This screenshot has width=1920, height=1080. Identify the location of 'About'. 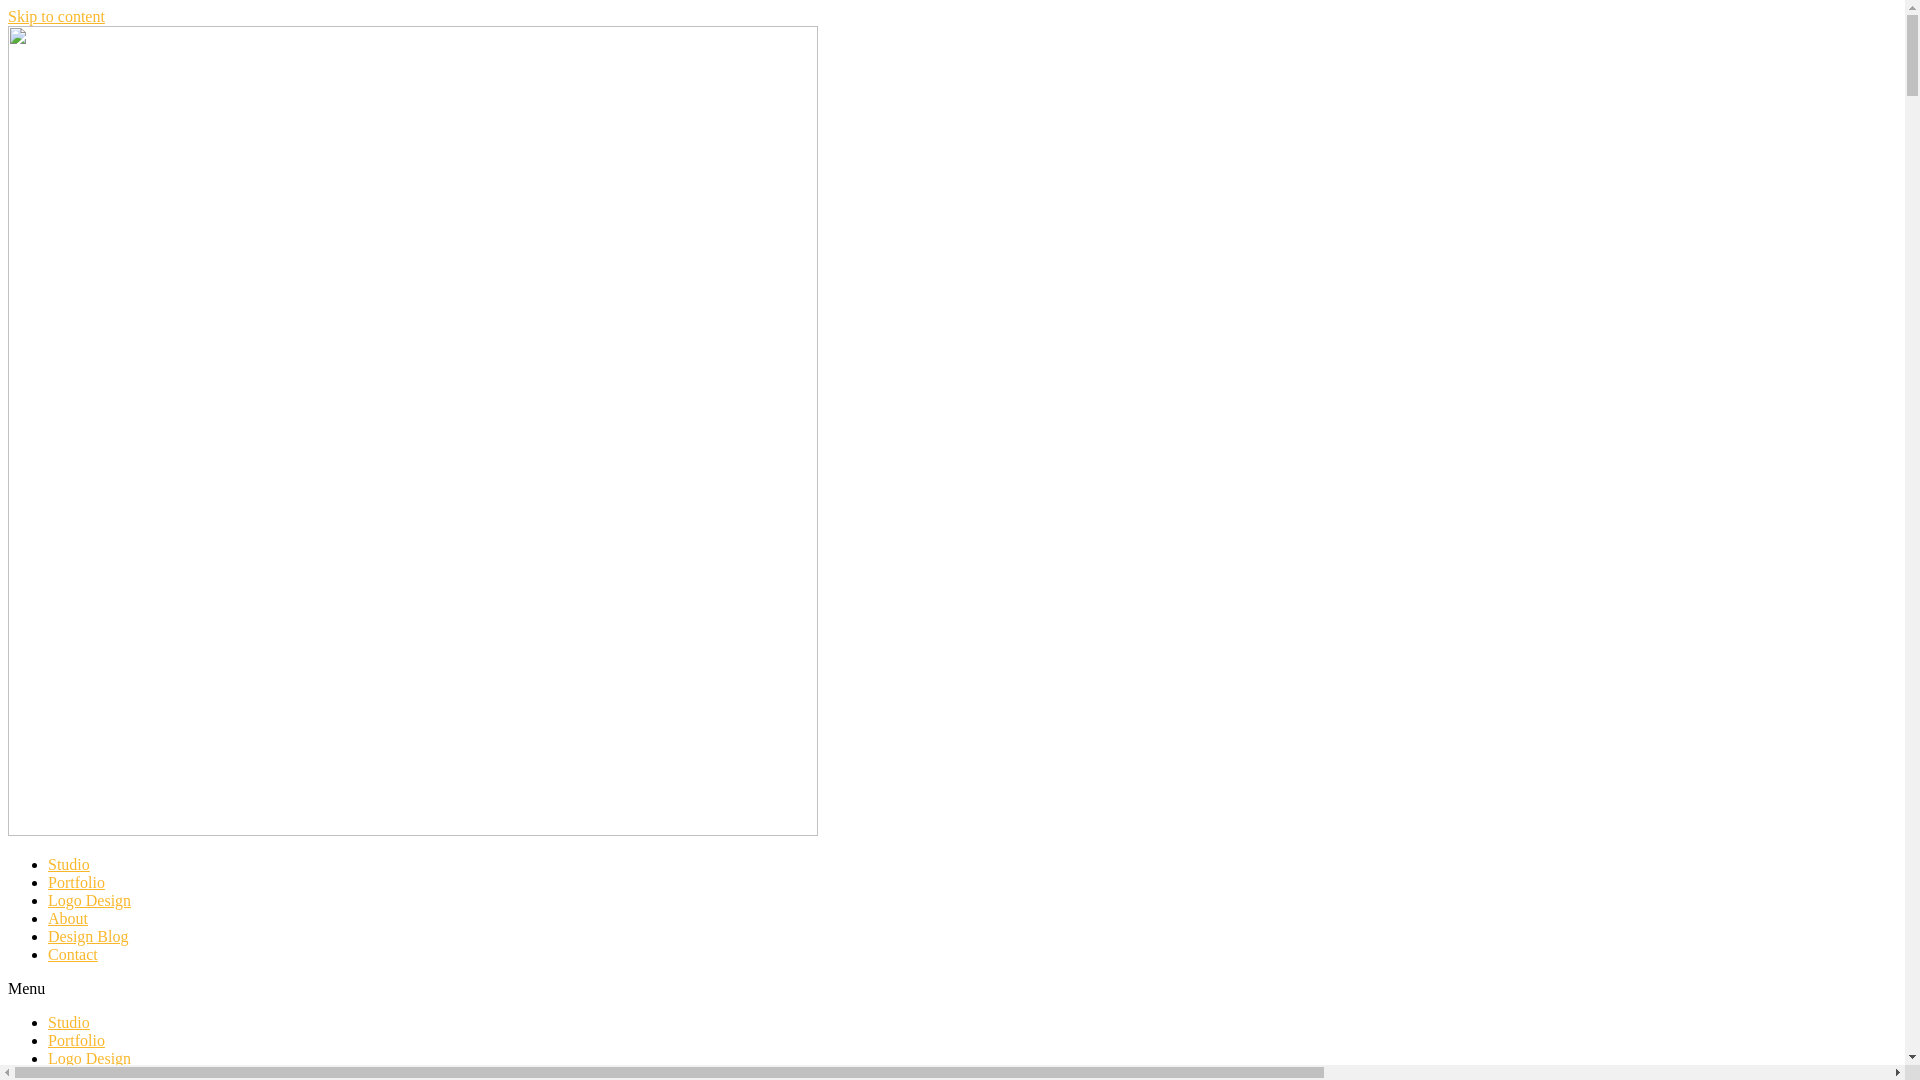
(67, 918).